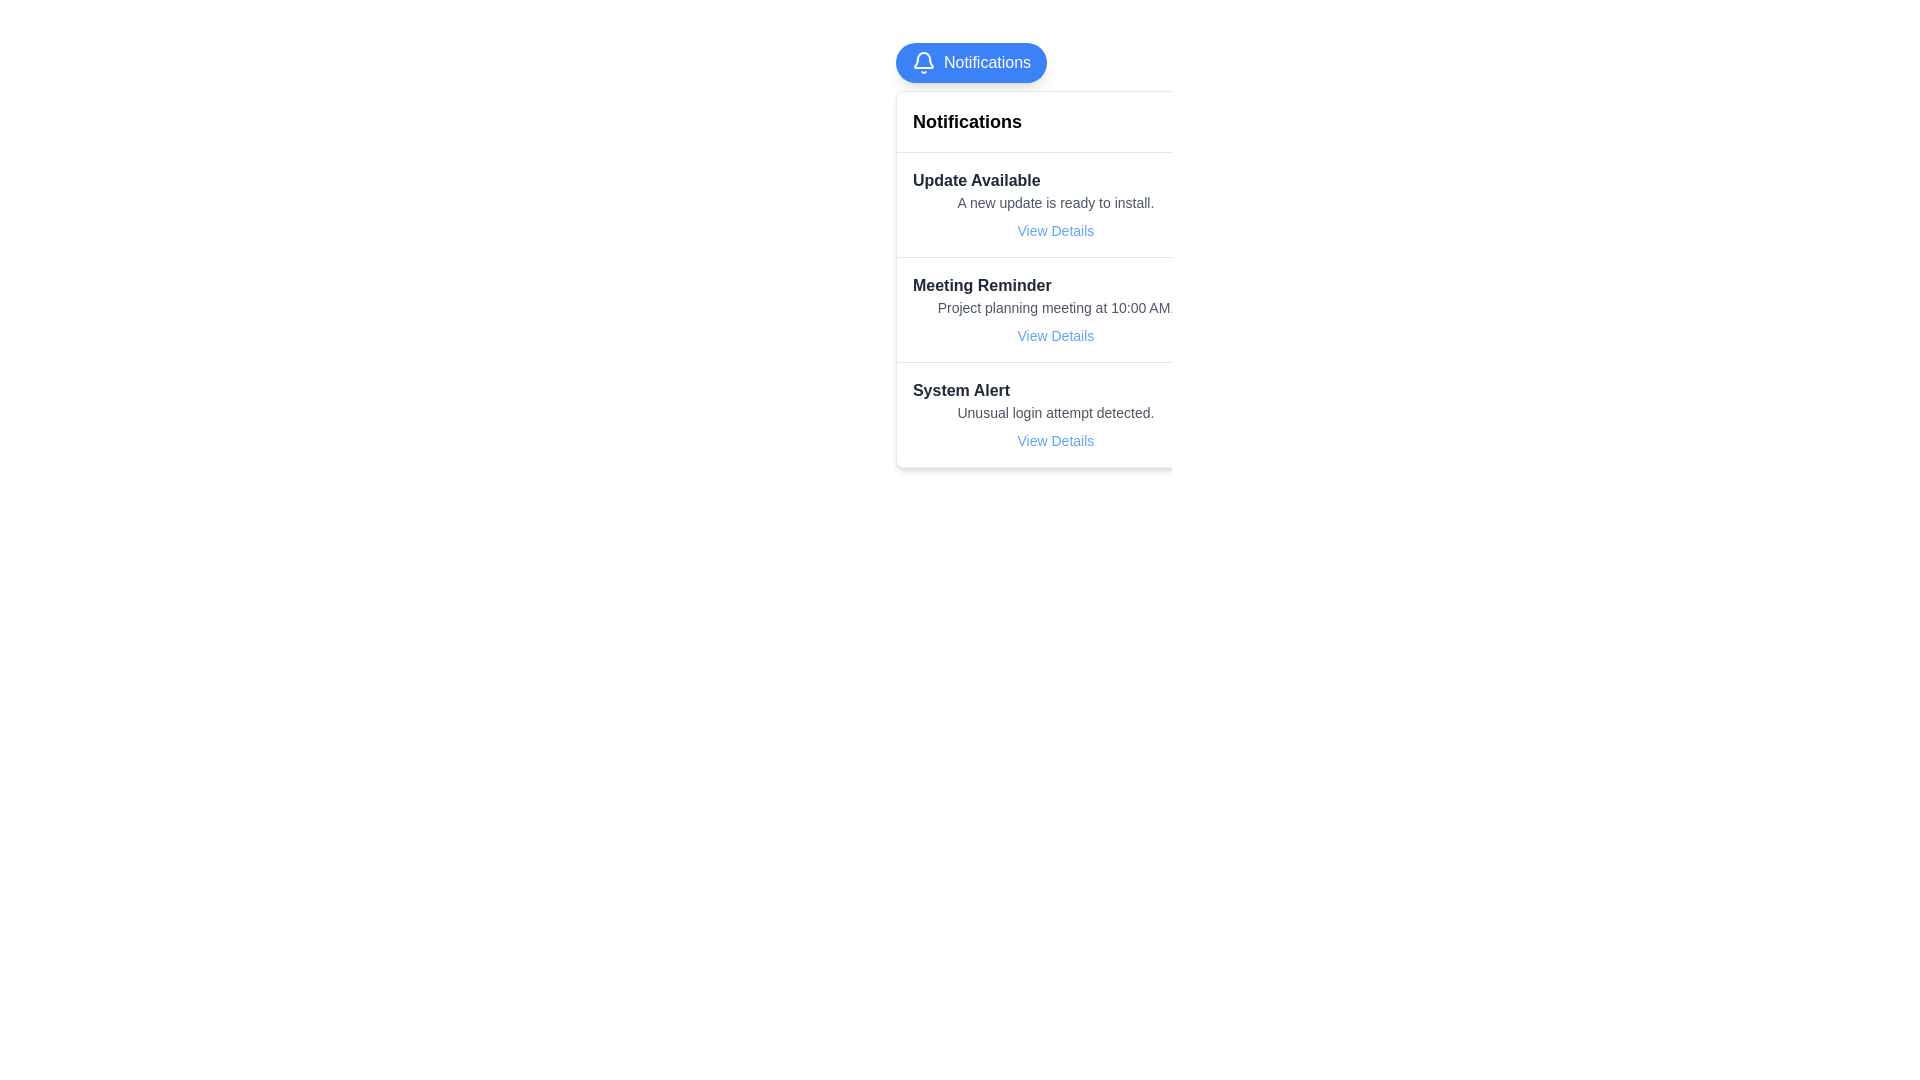 The height and width of the screenshot is (1080, 1920). Describe the element at coordinates (976, 181) in the screenshot. I see `the text label that serves as the title of a notification, indicating an available update and positioned at the top of the notification panel` at that location.